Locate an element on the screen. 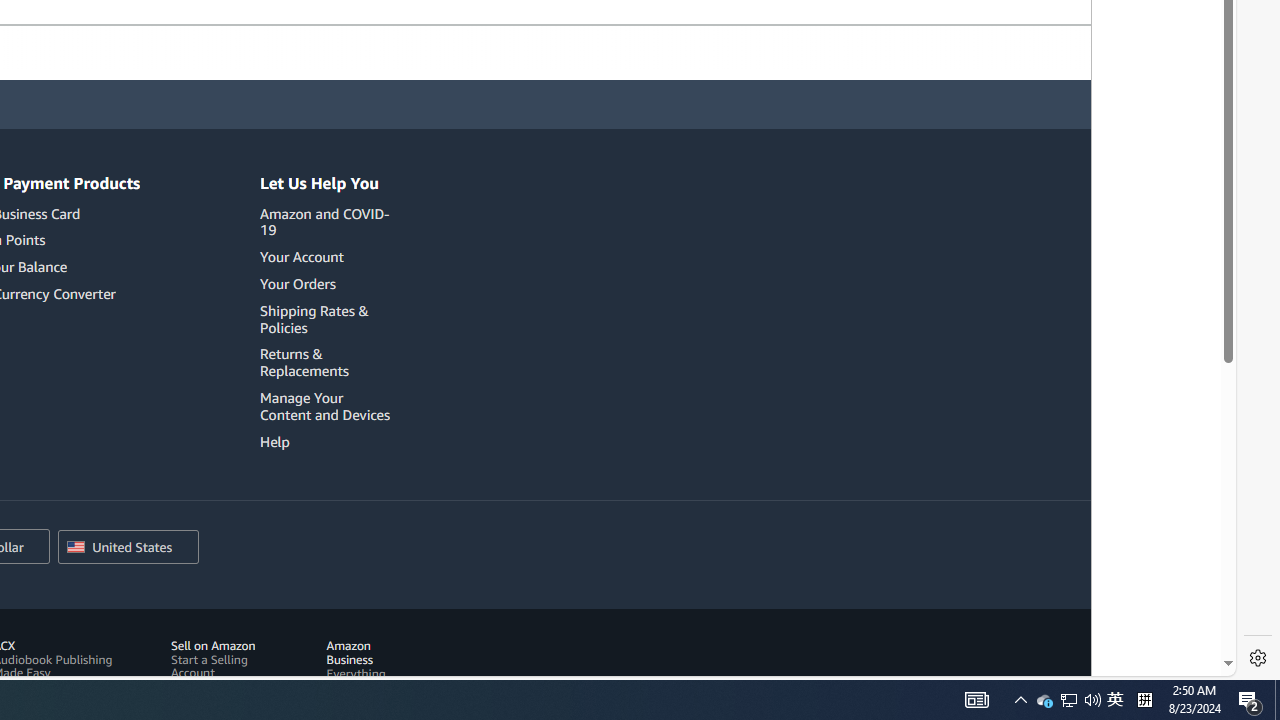  'Manage Your Content and Devices' is located at coordinates (328, 405).